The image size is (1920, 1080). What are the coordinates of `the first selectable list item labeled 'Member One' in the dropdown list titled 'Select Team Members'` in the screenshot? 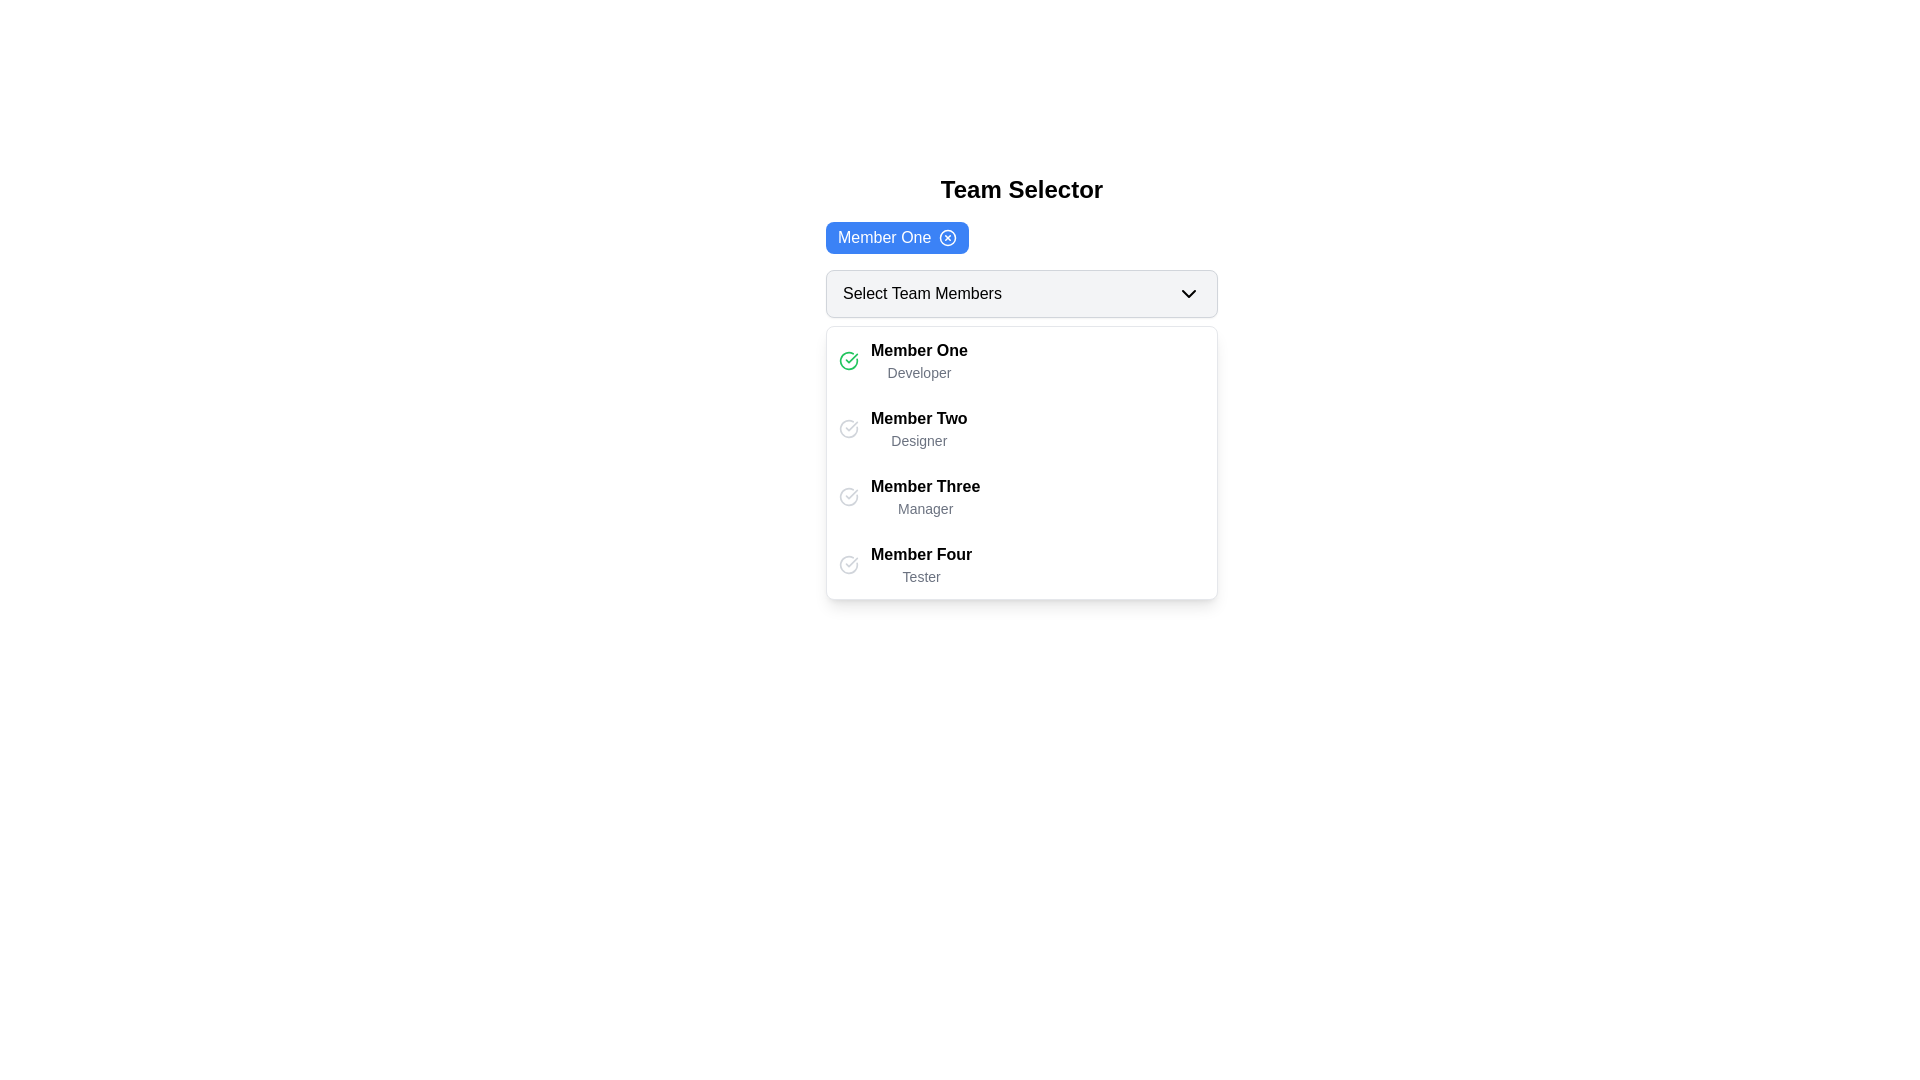 It's located at (1022, 361).